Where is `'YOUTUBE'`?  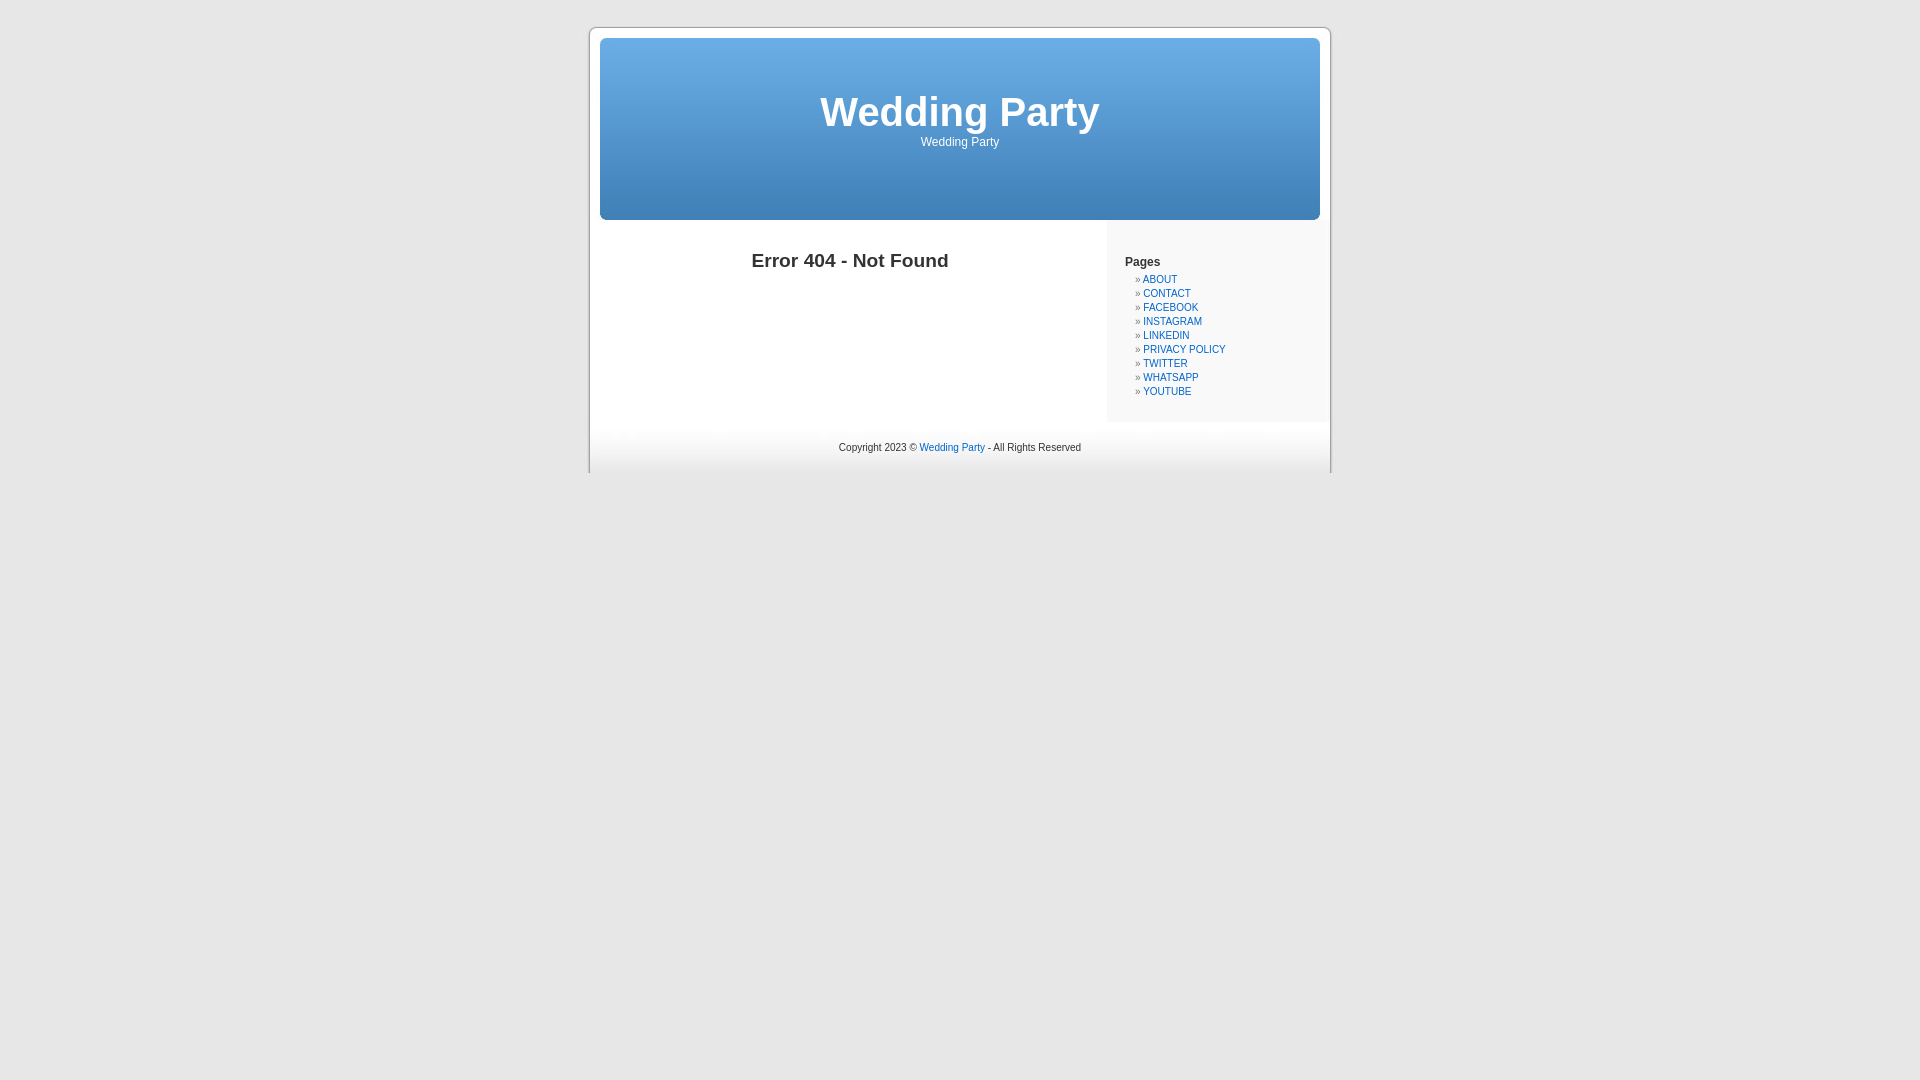
'YOUTUBE' is located at coordinates (1166, 391).